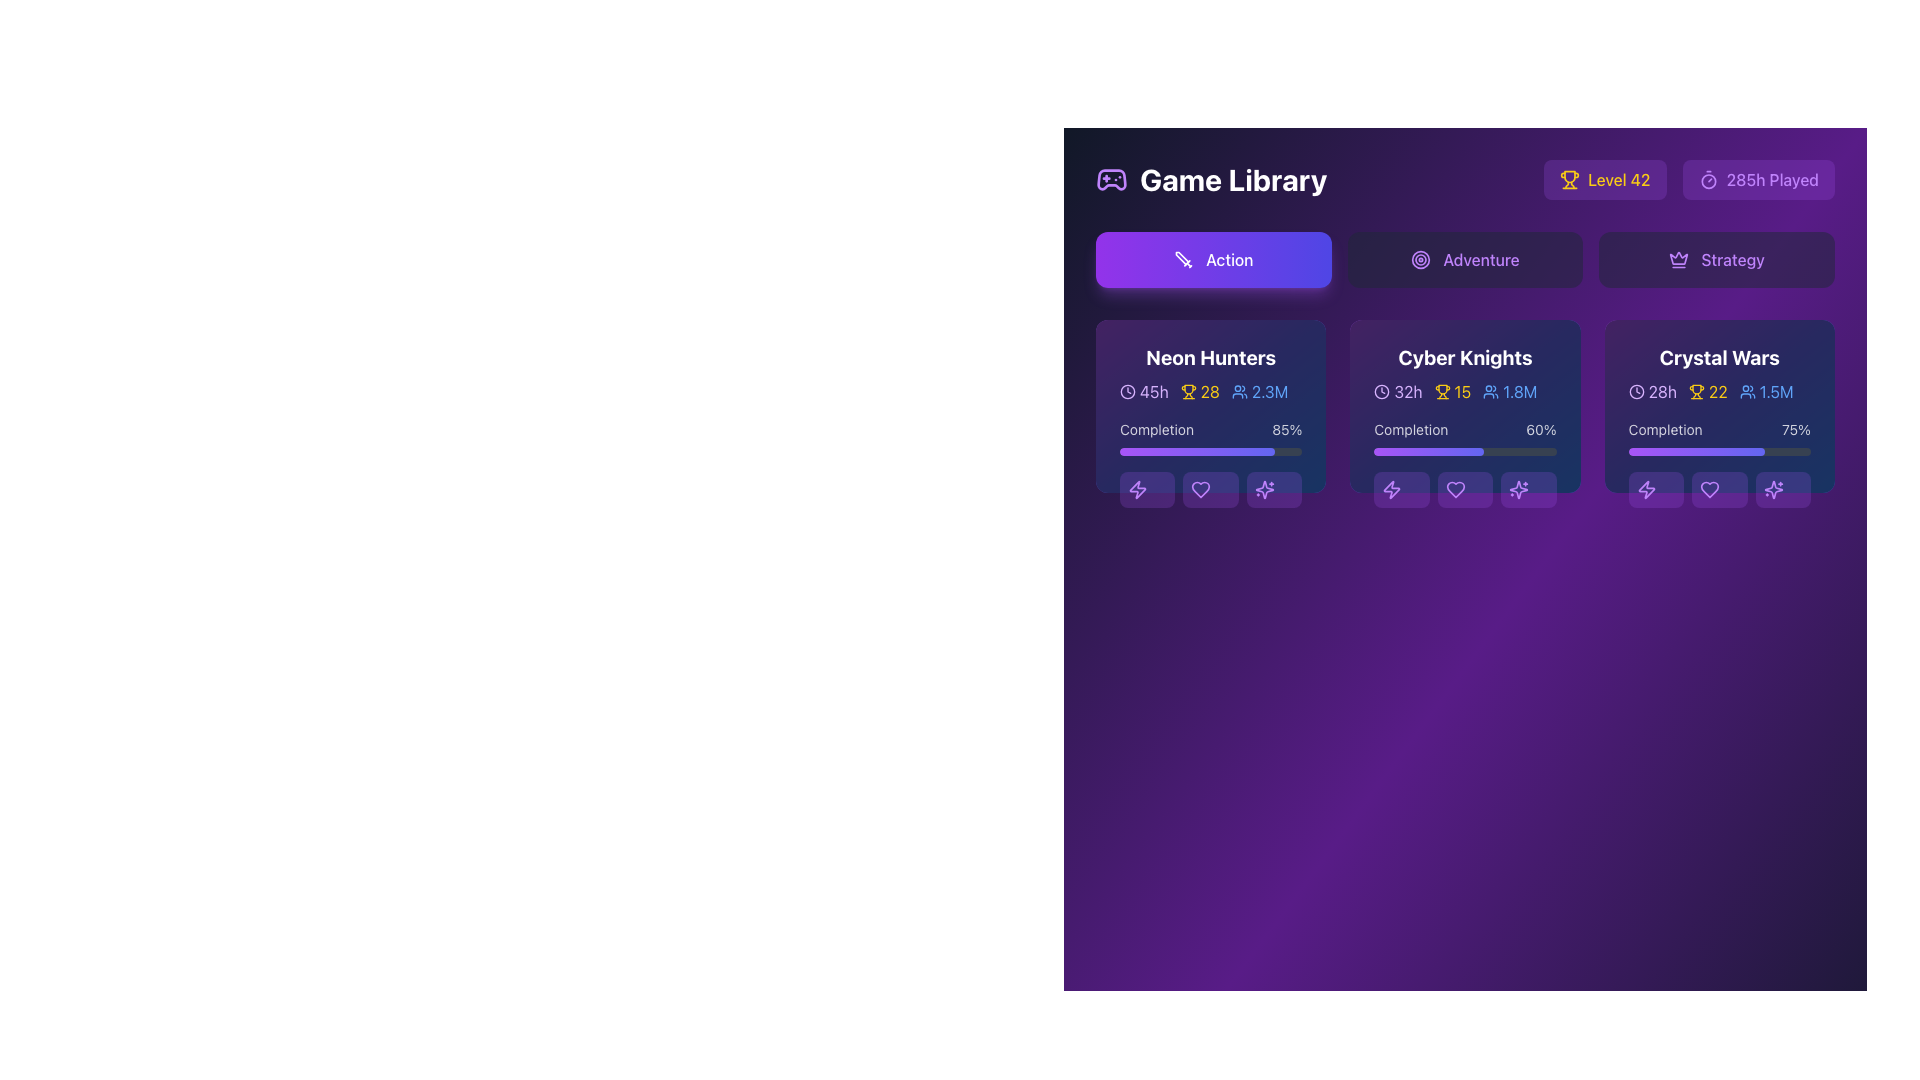 This screenshot has height=1080, width=1920. I want to click on the 'Game Library' text element, which is bold, white, and prominently placed against a purple background, located to the right of a gamepad icon in the header, so click(1232, 180).